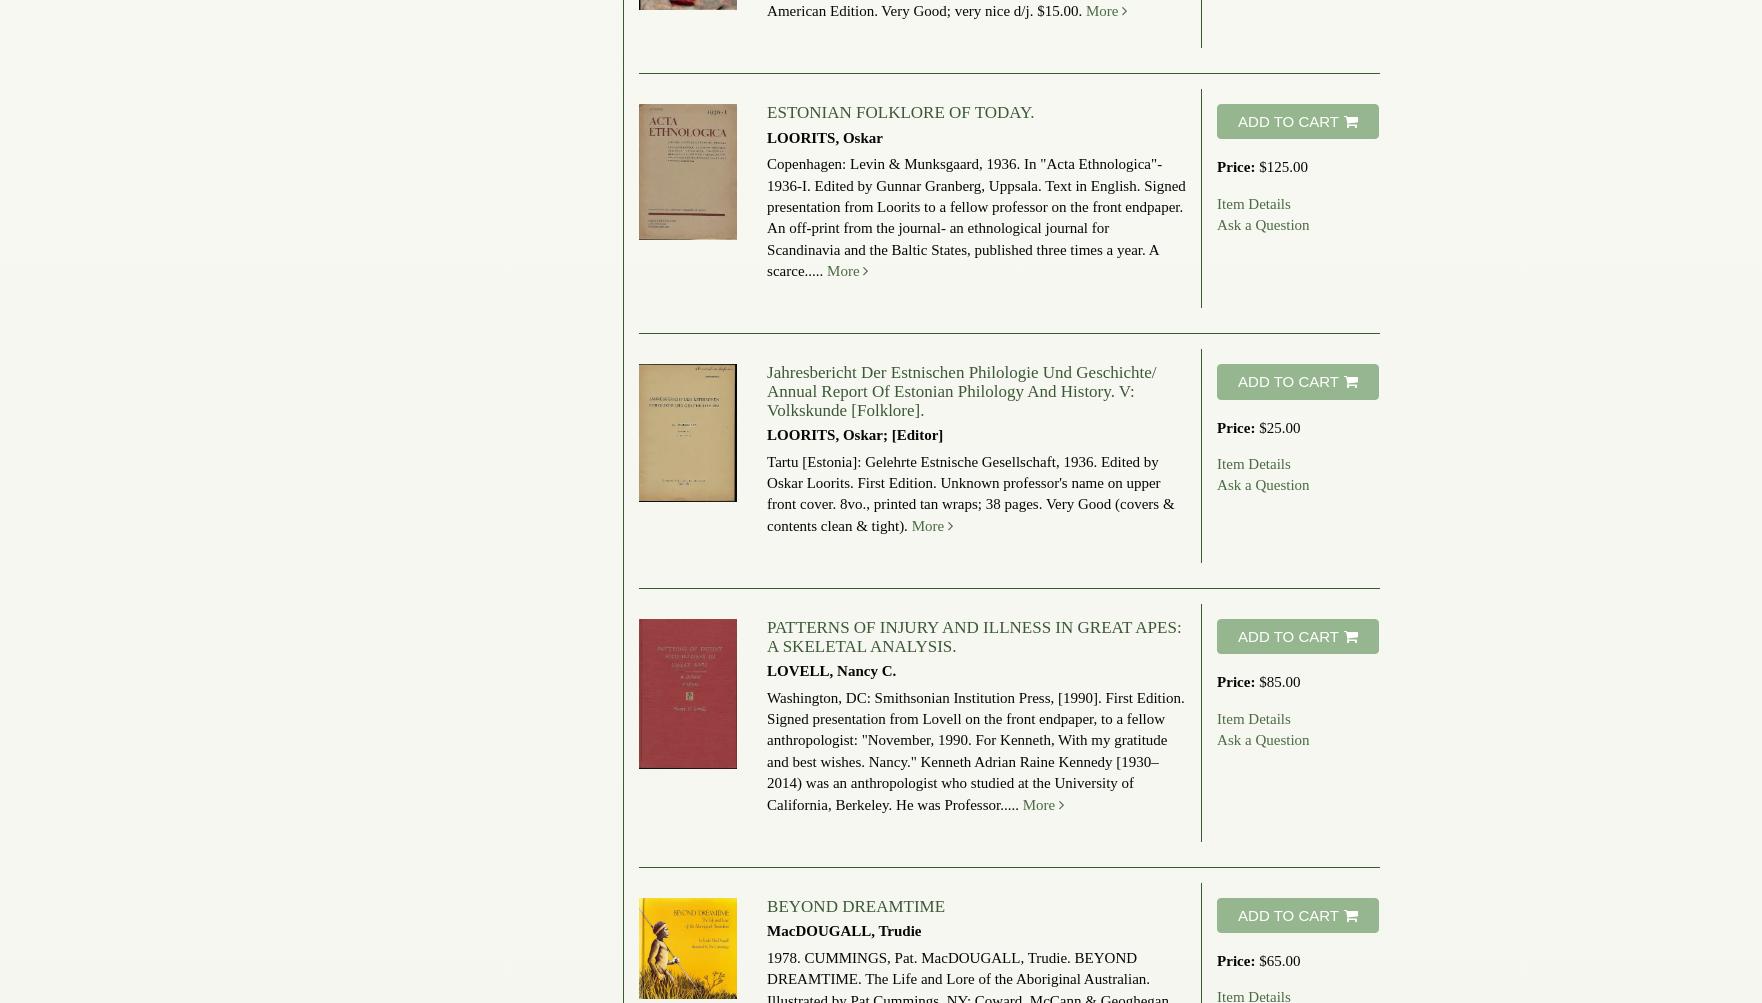  Describe the element at coordinates (823, 136) in the screenshot. I see `'LOORITS, Oskar'` at that location.